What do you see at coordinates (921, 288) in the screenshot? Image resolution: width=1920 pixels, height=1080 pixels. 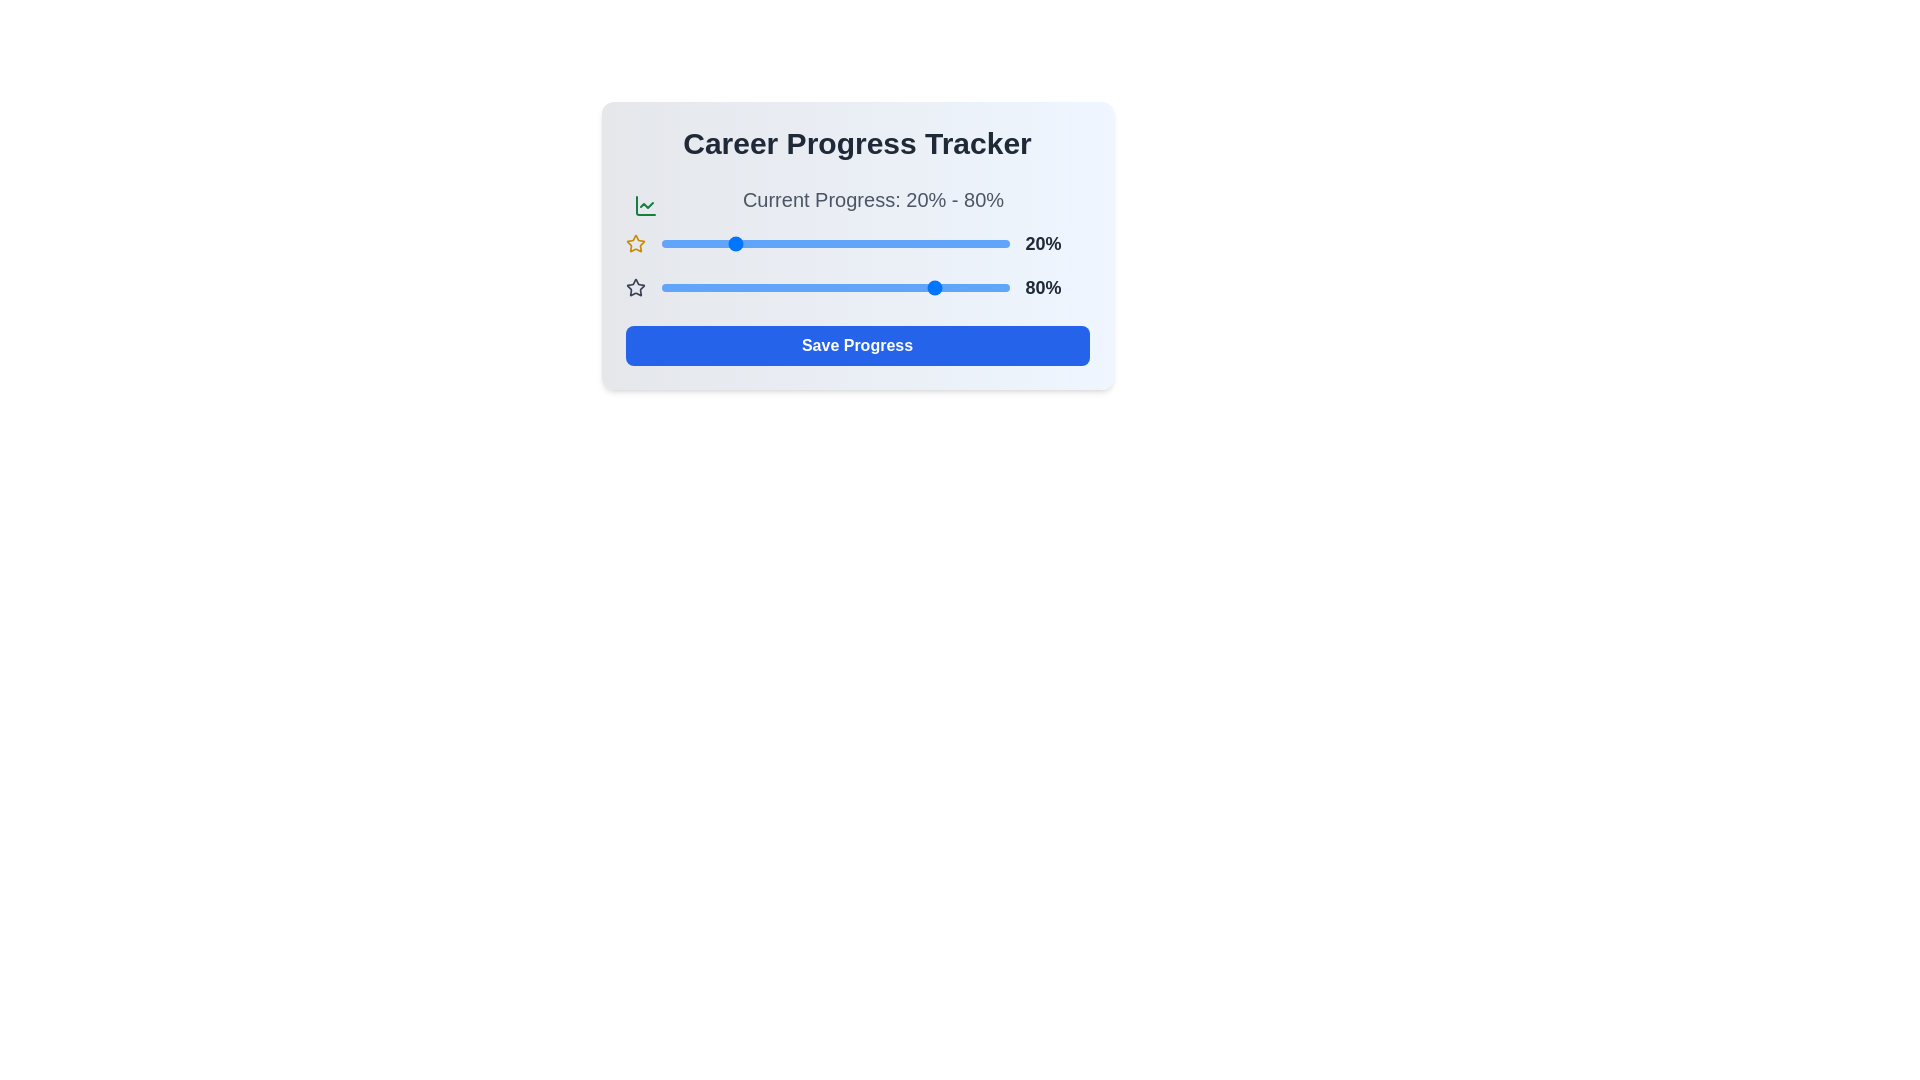 I see `the second progress slider to 75%` at bounding box center [921, 288].